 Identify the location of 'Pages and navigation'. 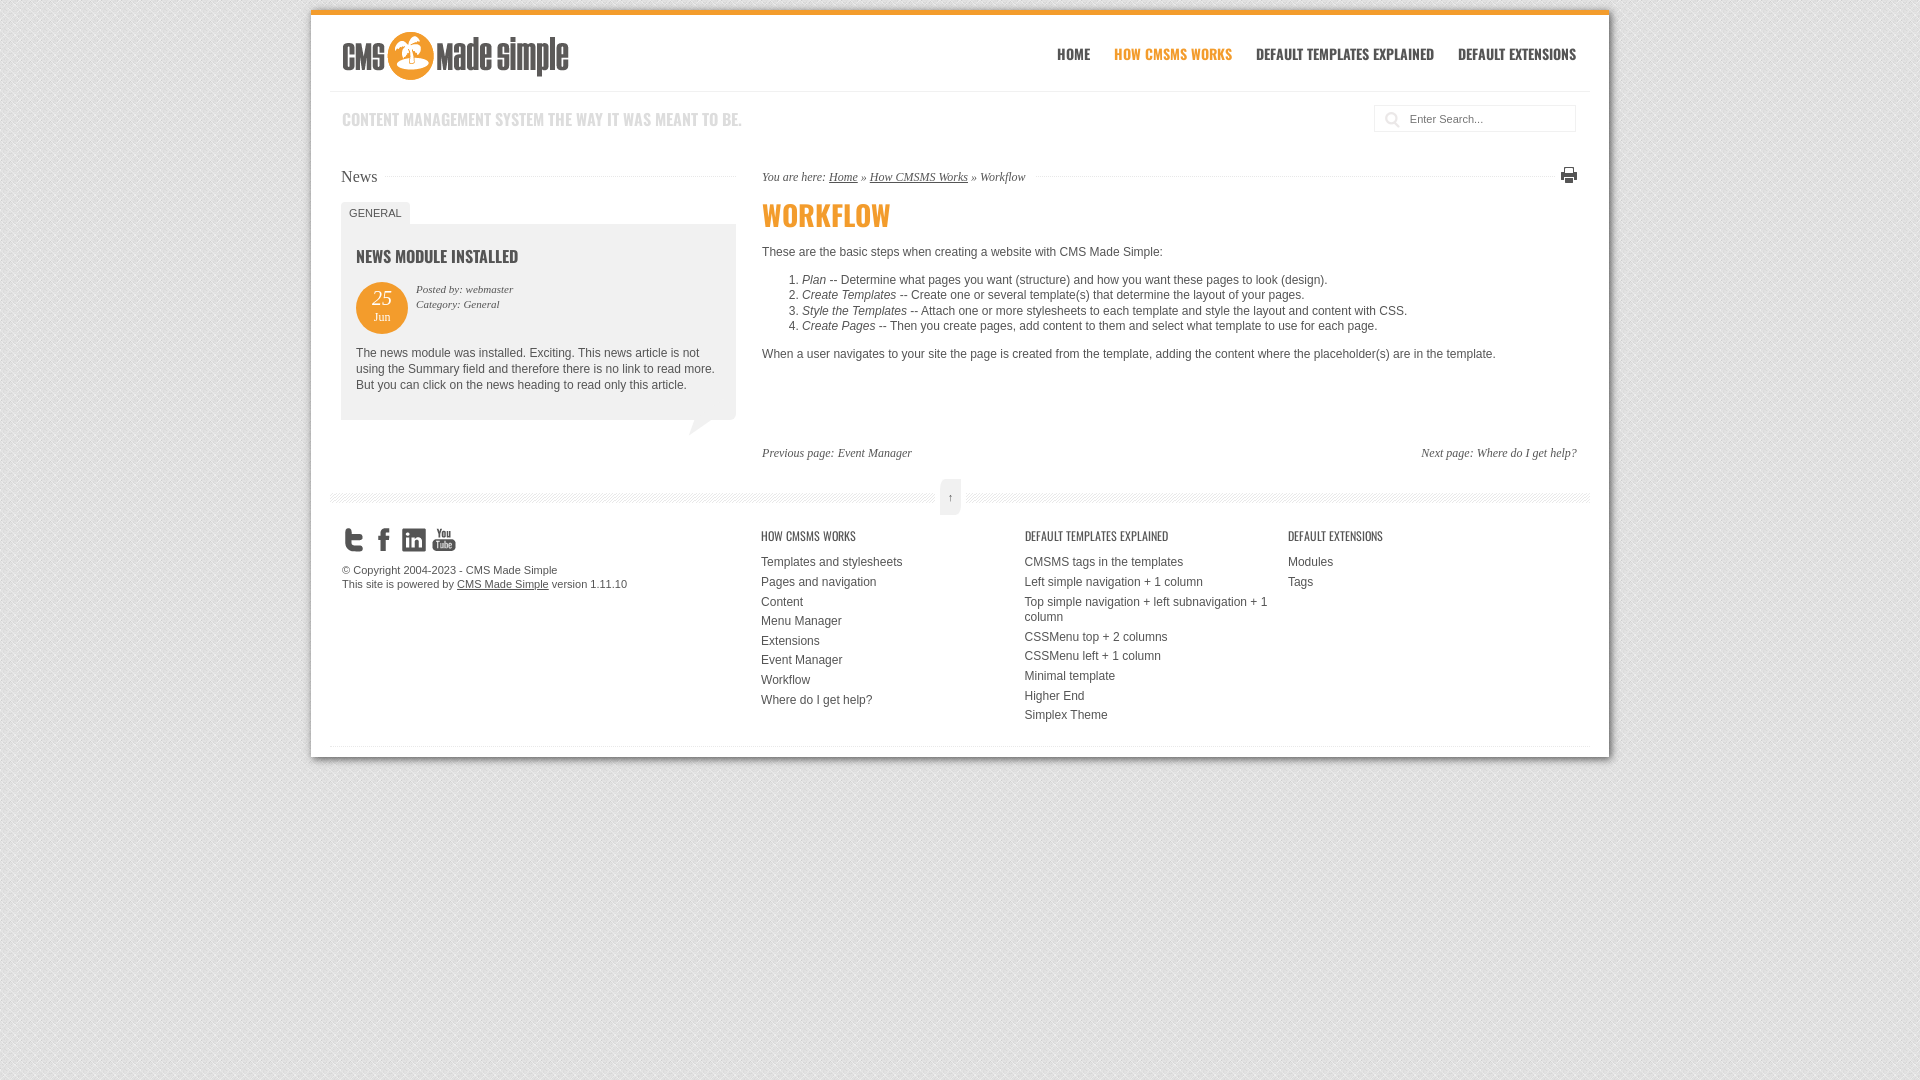
(891, 582).